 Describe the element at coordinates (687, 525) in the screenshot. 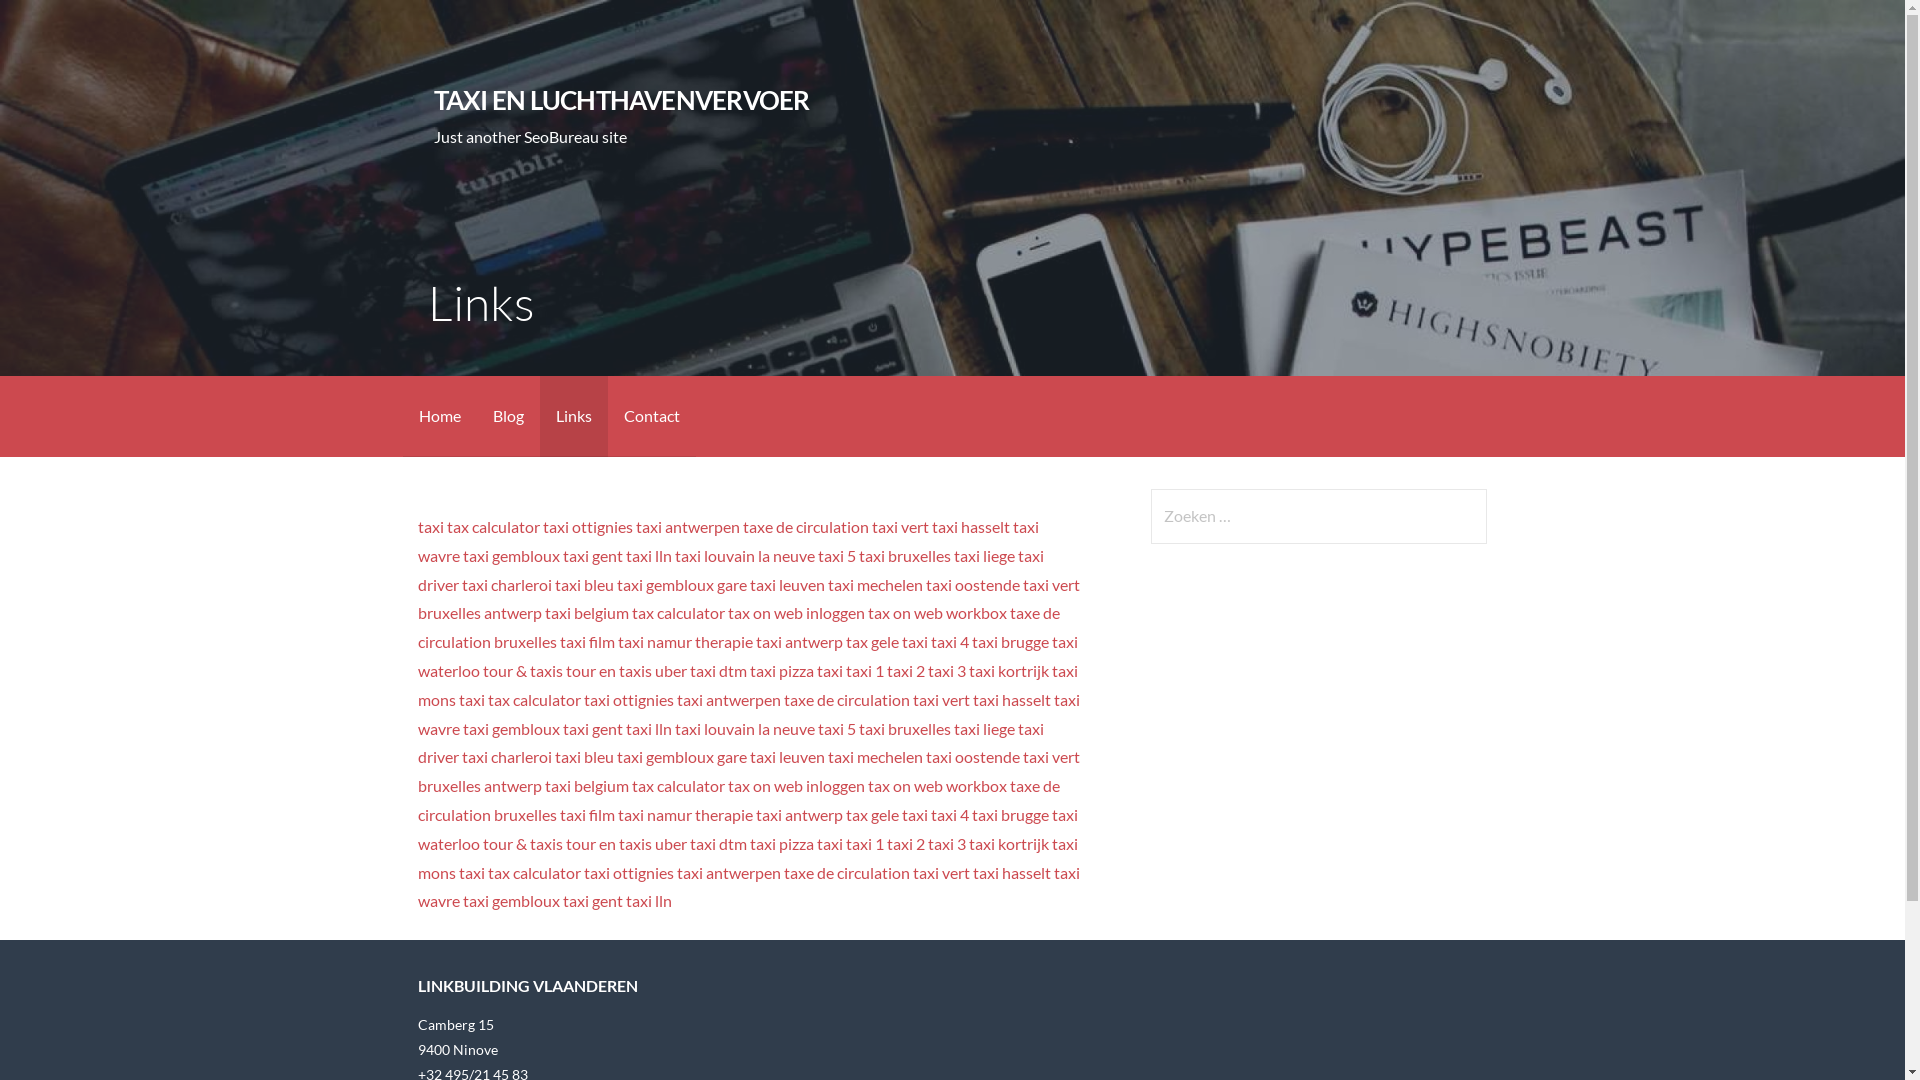

I see `'taxi antwerpen'` at that location.